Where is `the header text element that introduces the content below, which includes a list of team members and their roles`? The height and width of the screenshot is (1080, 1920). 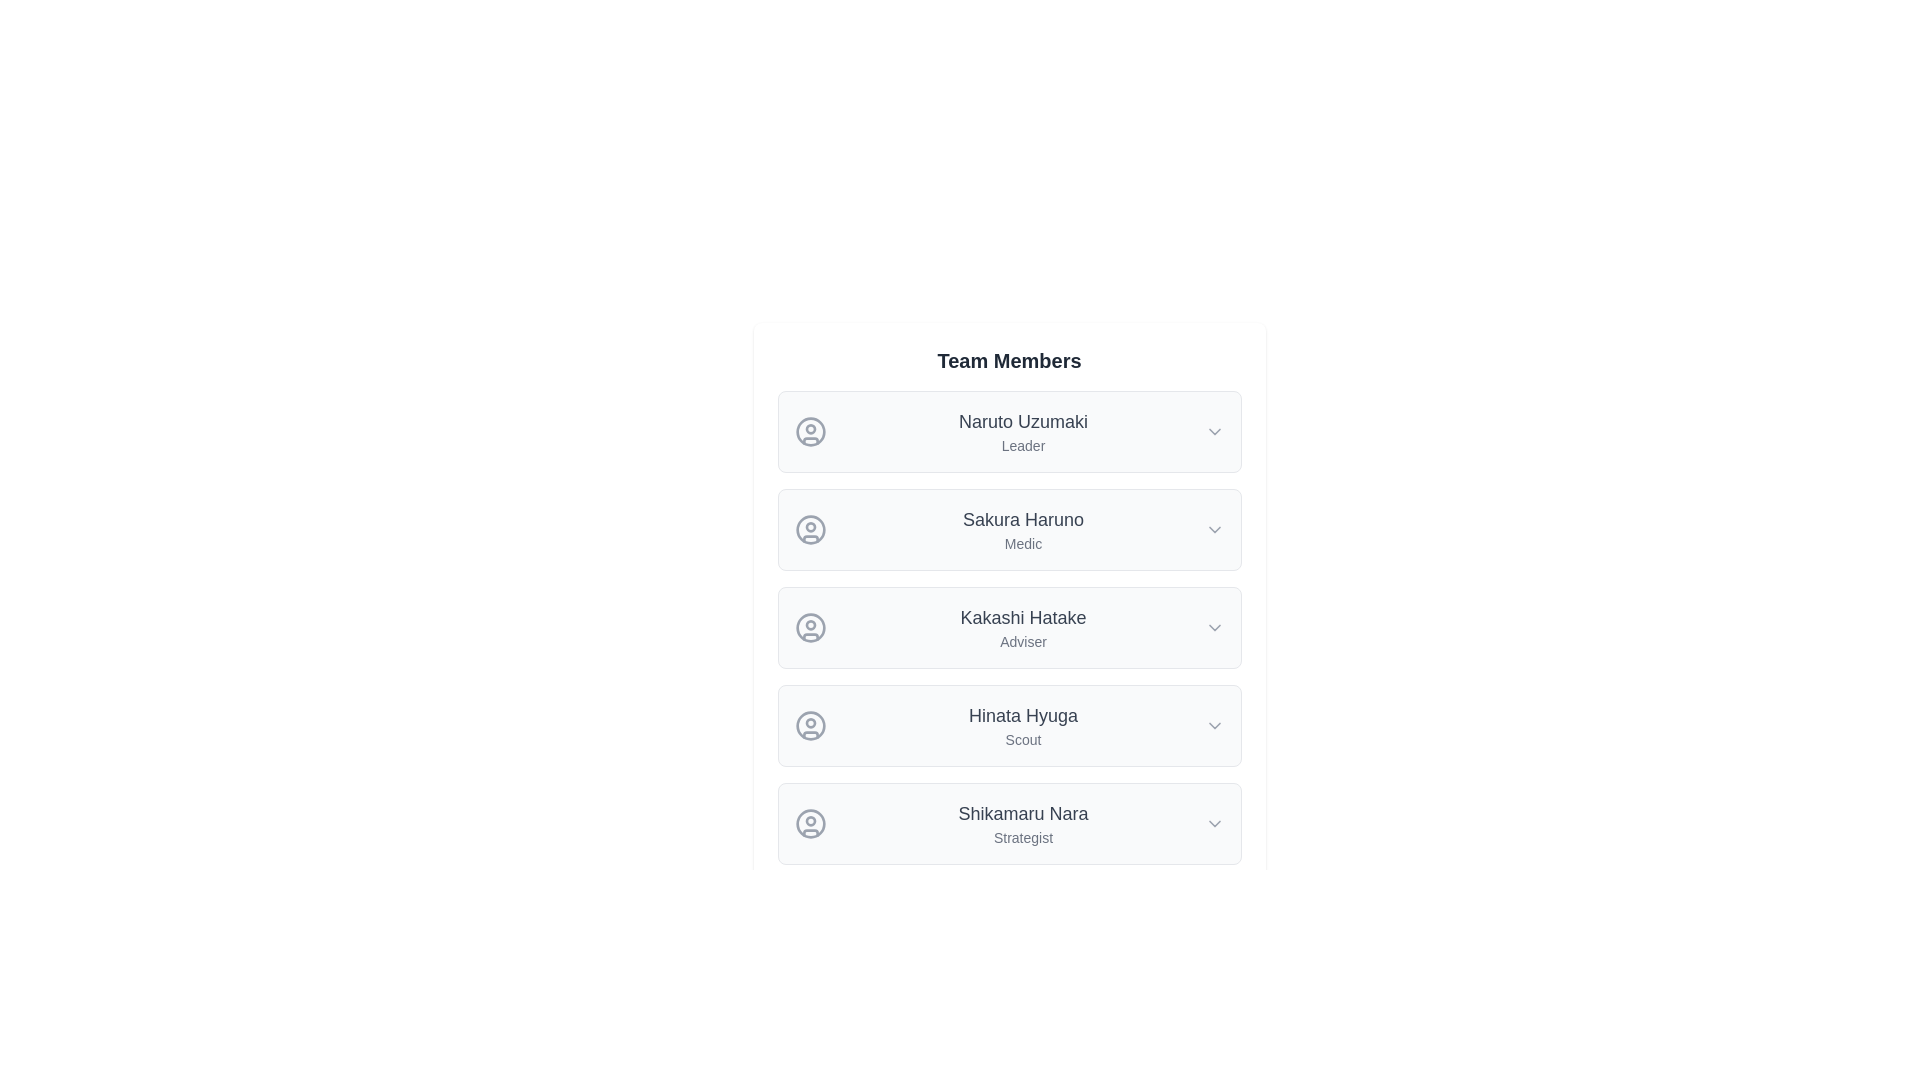 the header text element that introduces the content below, which includes a list of team members and their roles is located at coordinates (1009, 361).